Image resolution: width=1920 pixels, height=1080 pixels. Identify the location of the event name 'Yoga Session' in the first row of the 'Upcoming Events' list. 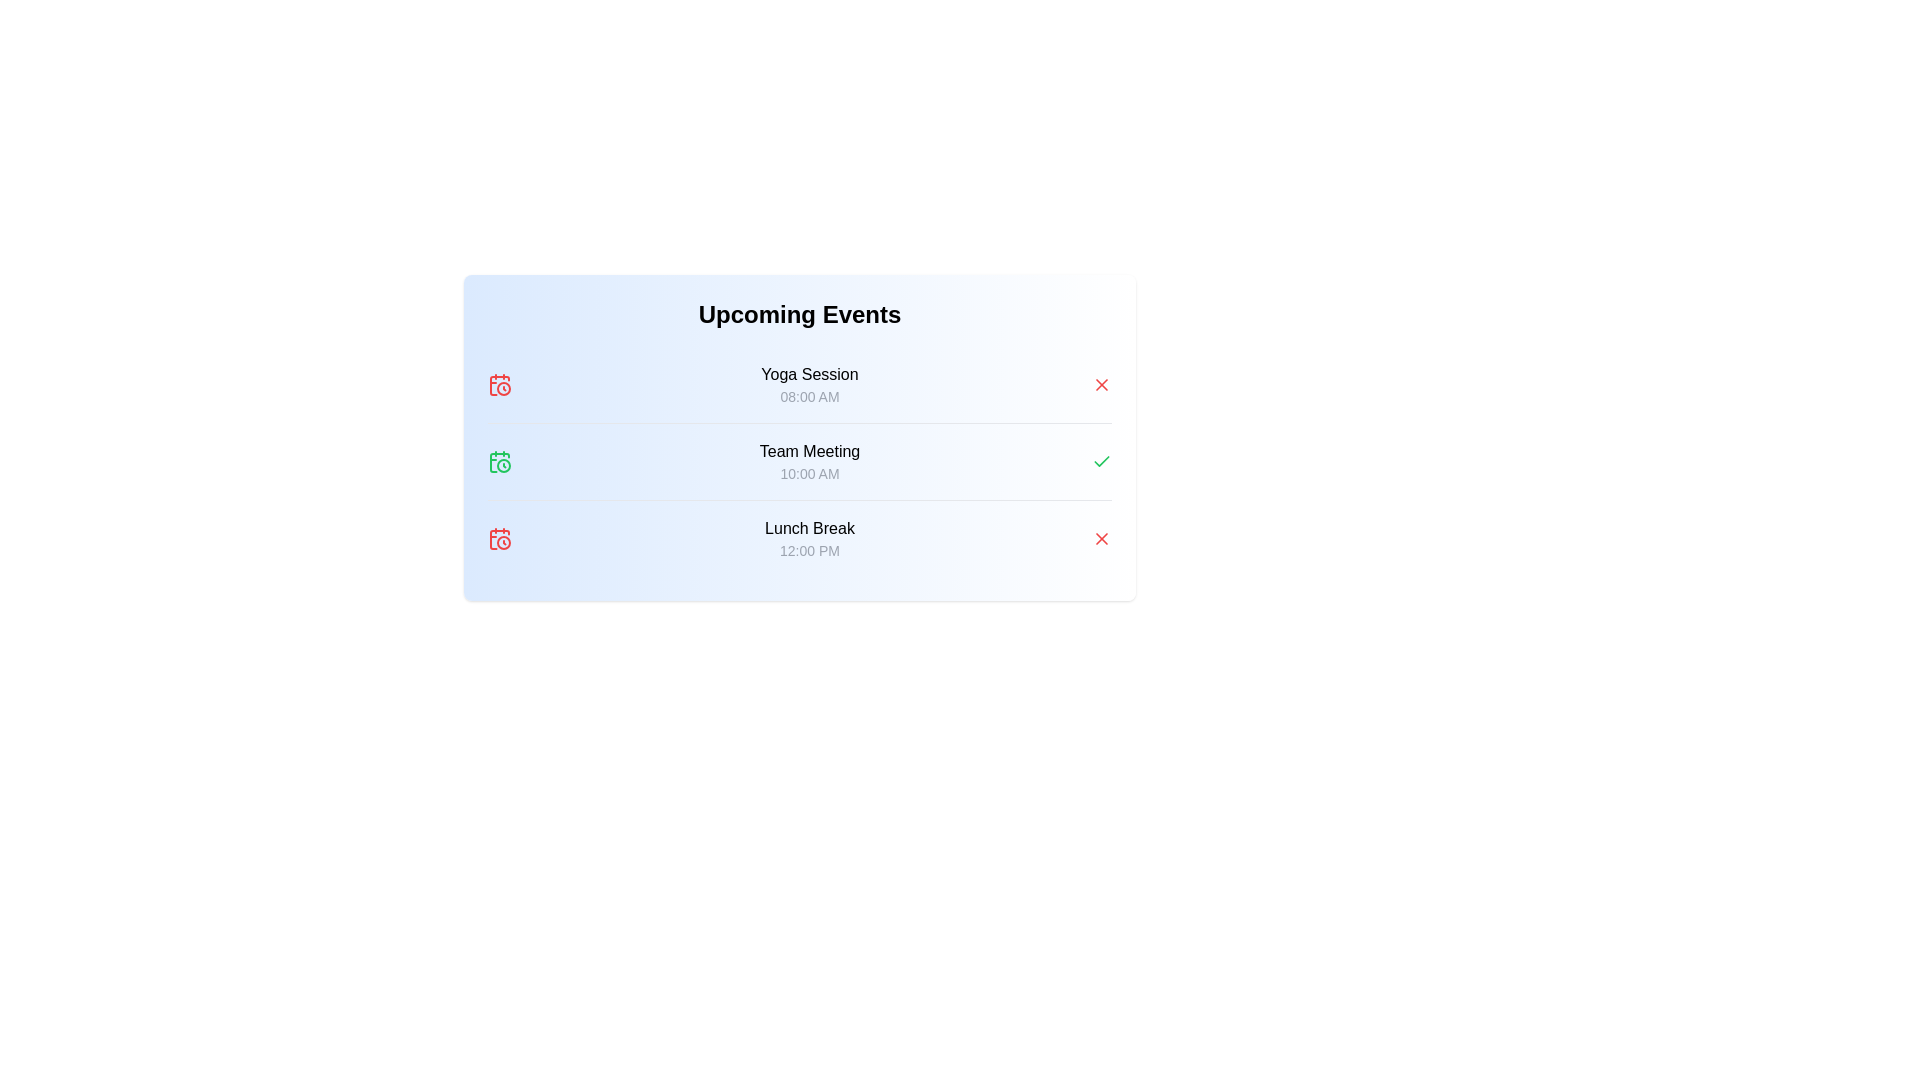
(800, 385).